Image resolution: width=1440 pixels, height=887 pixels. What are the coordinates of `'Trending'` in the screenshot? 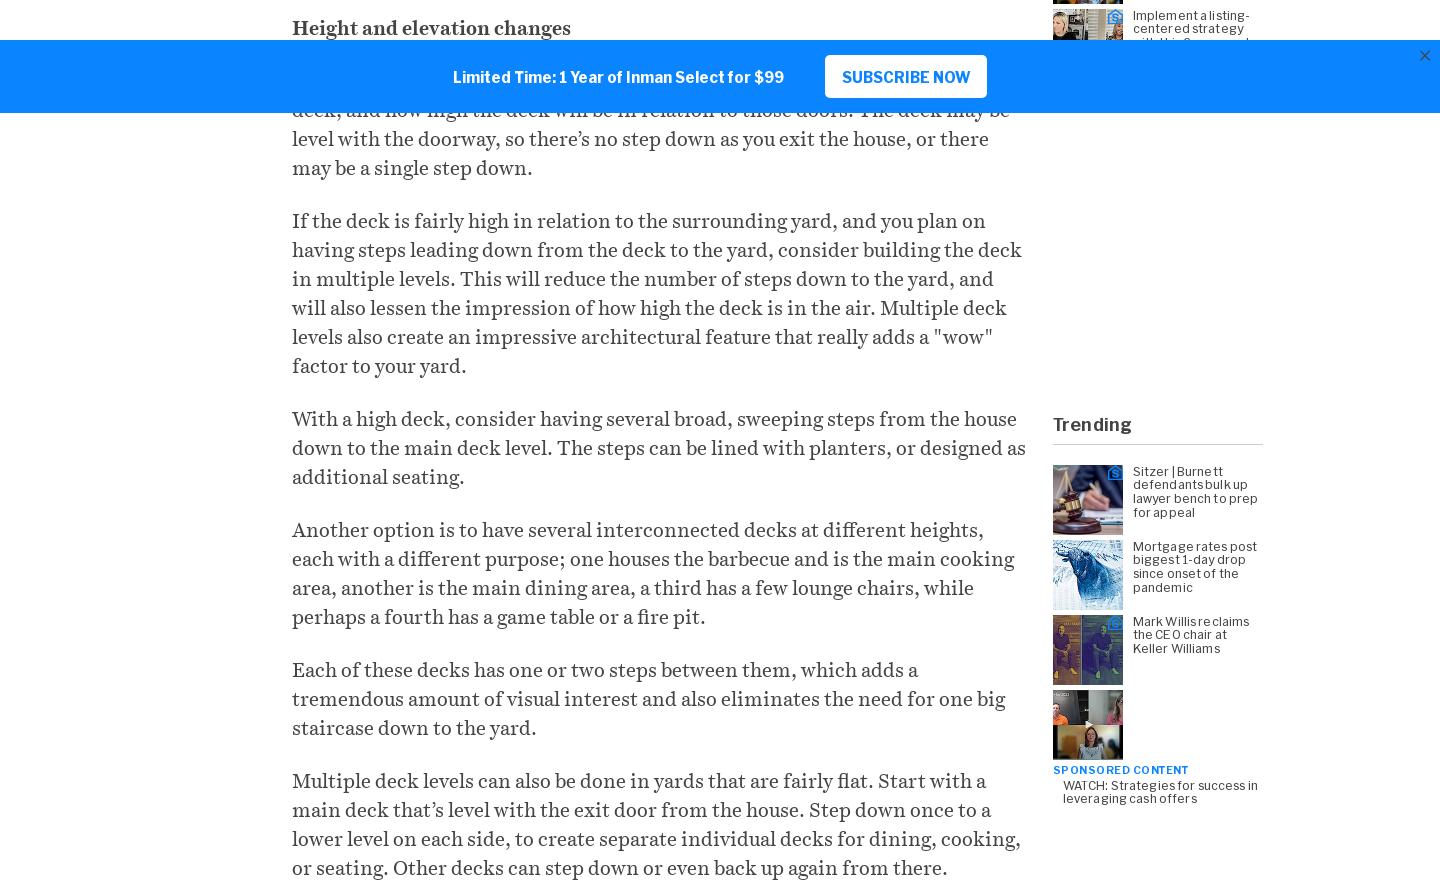 It's located at (1052, 423).